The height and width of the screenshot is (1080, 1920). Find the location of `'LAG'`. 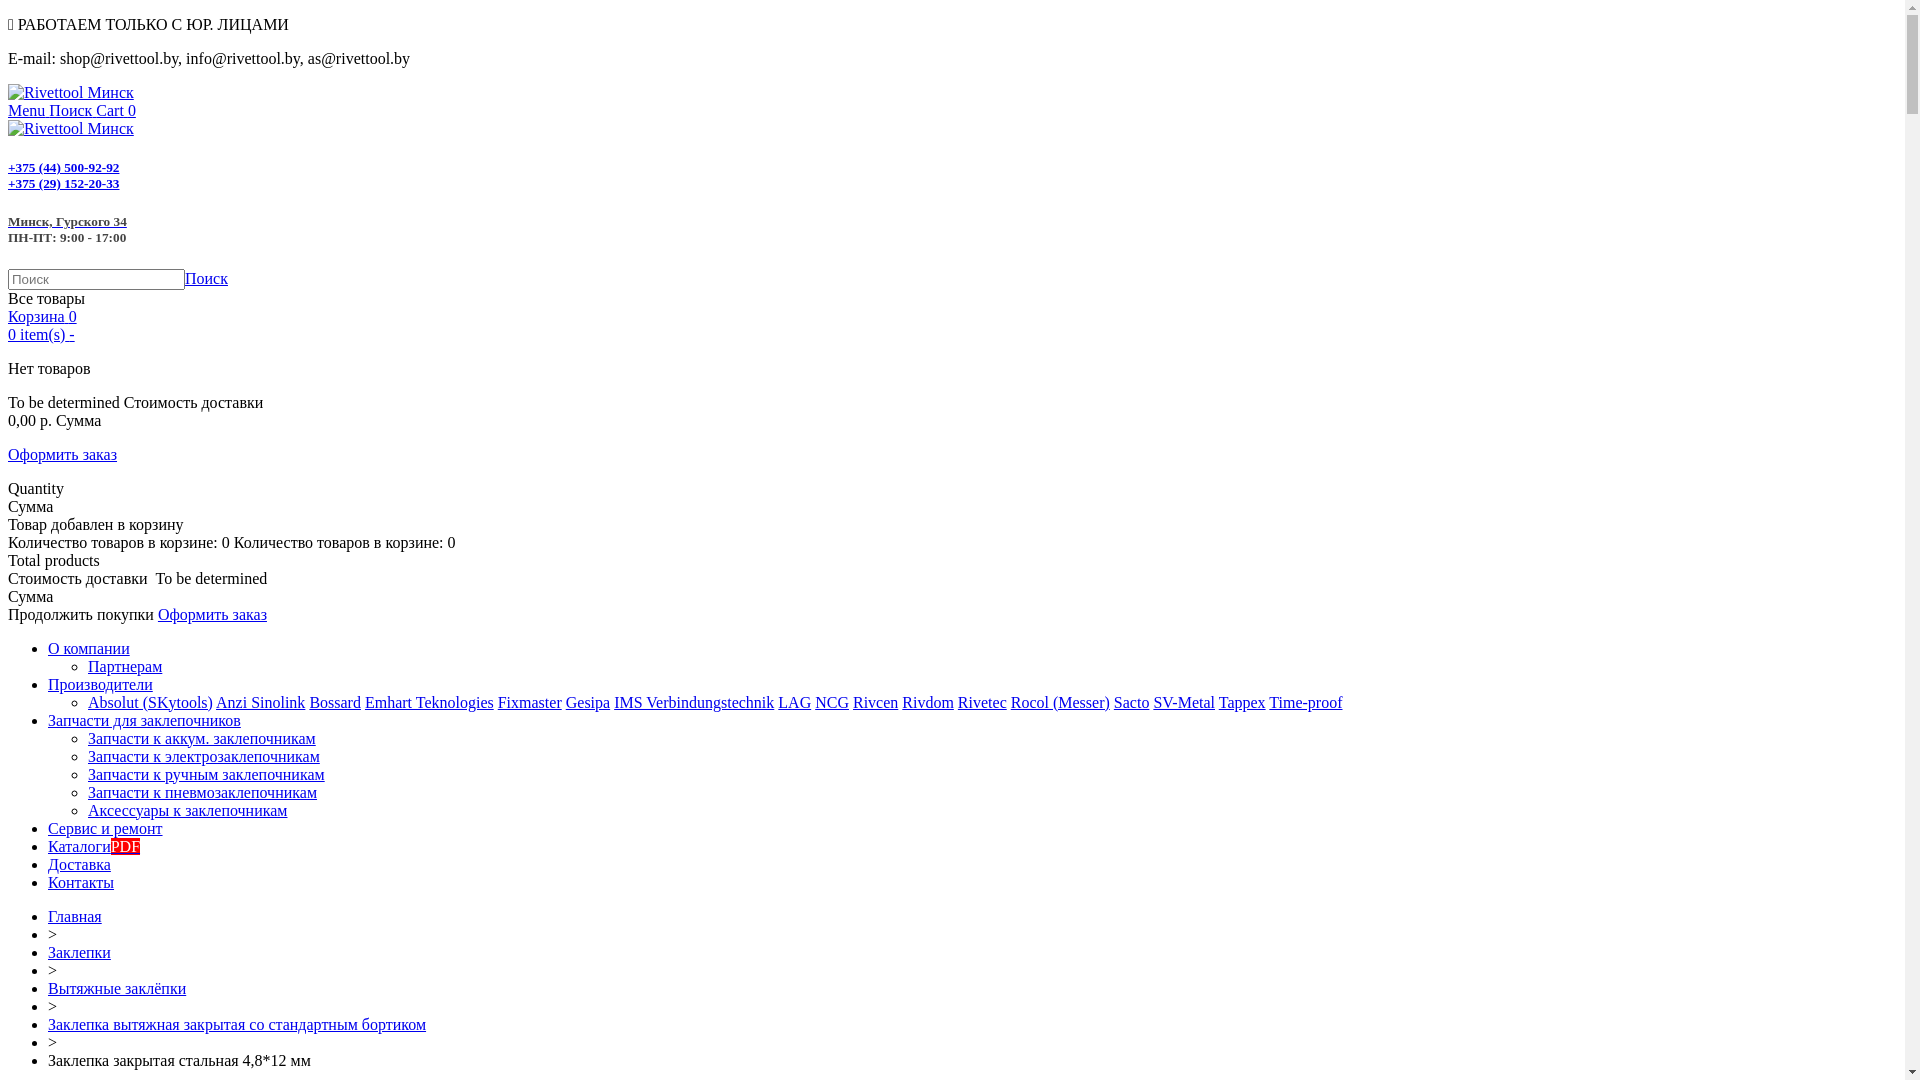

'LAG' is located at coordinates (793, 701).